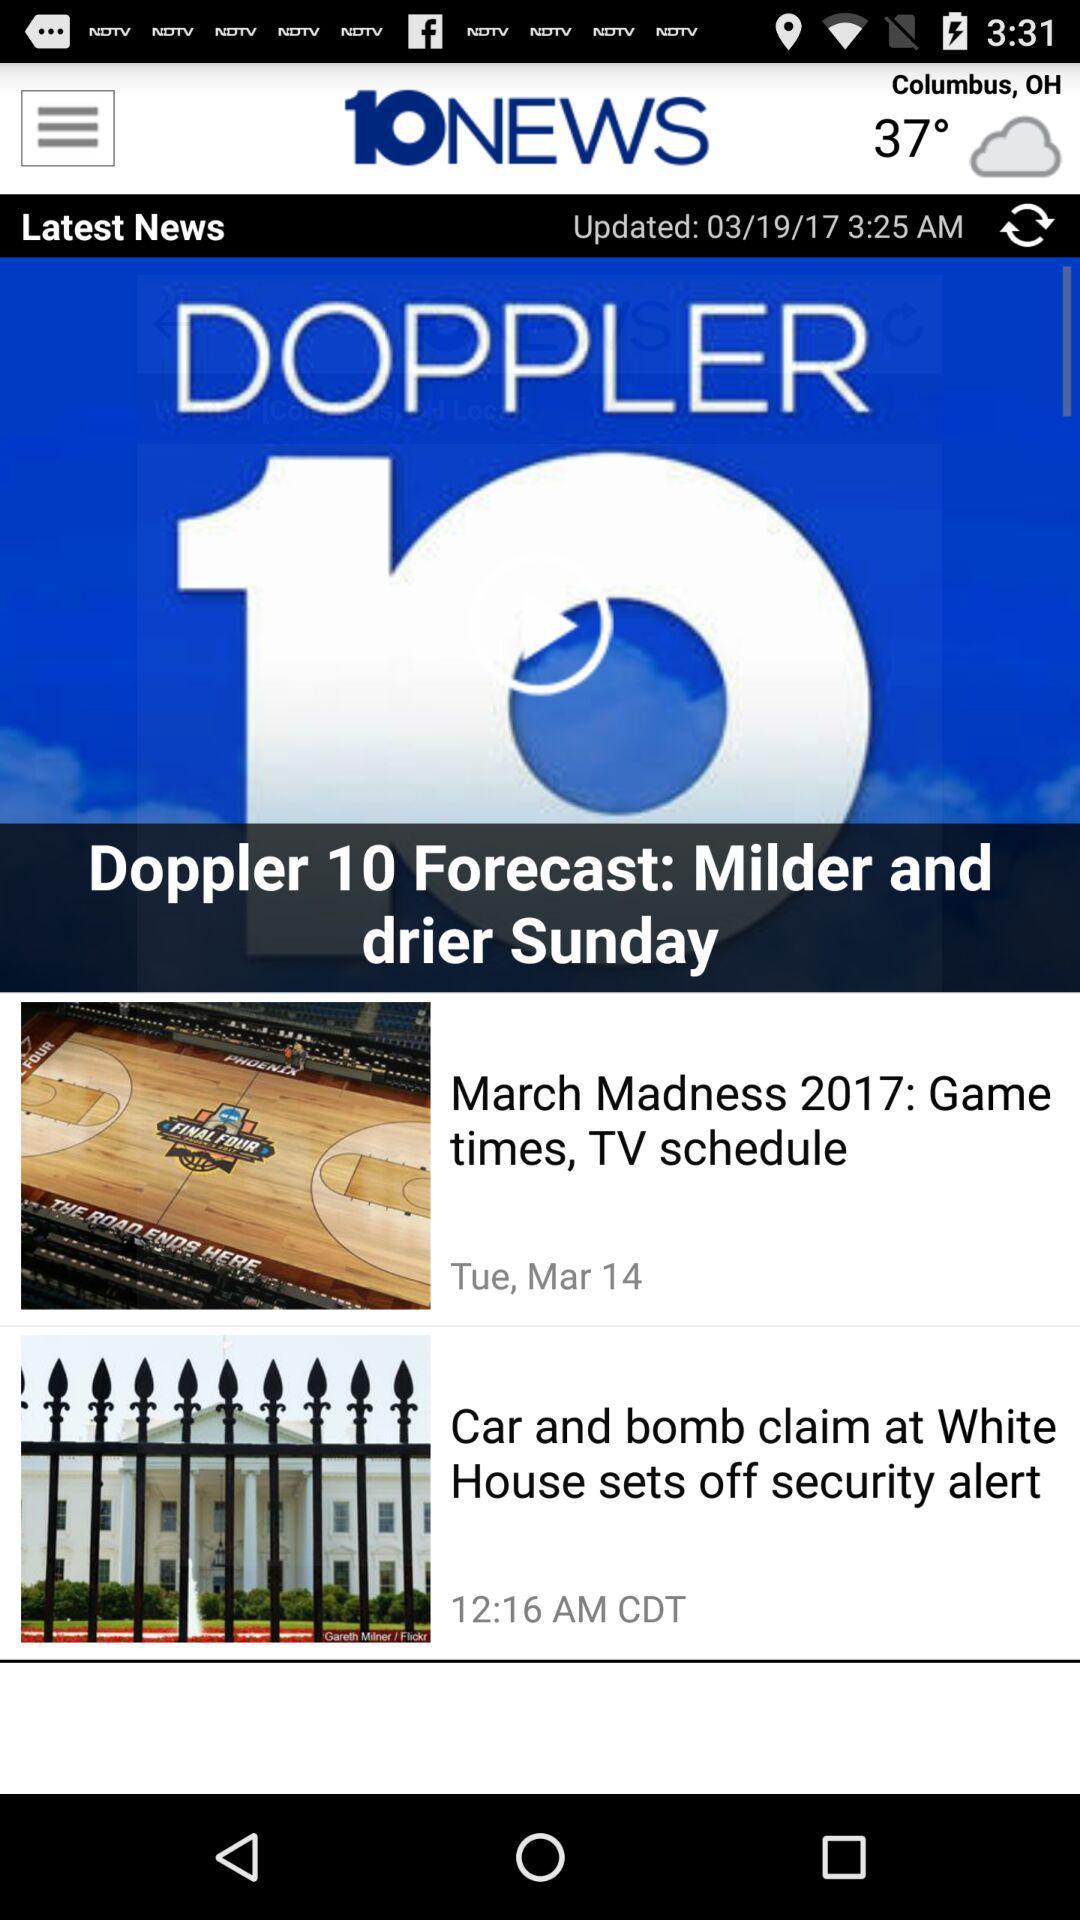  I want to click on the item above 12 16 am item, so click(754, 1451).